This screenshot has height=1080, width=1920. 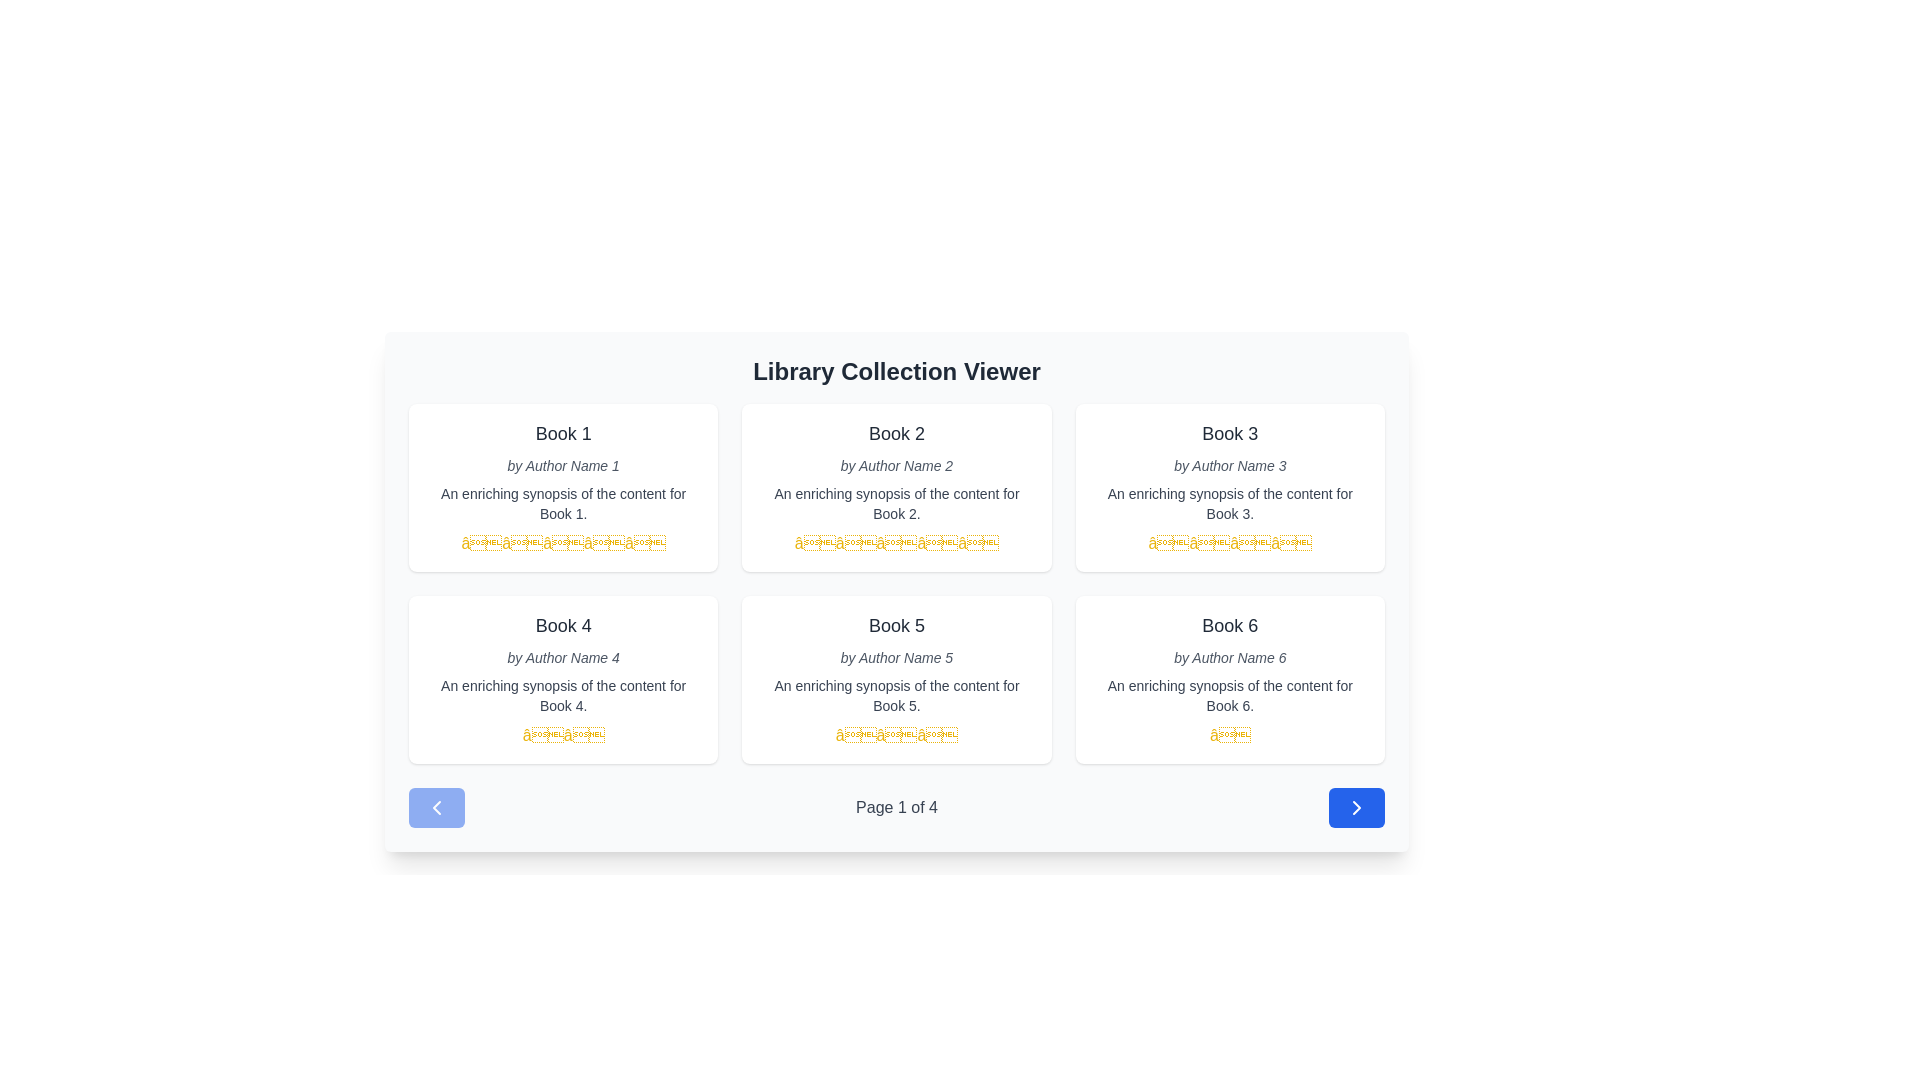 I want to click on the fourth star in the rating system displayed on the 'Book 1' card in the top-left of the grid, so click(x=603, y=543).